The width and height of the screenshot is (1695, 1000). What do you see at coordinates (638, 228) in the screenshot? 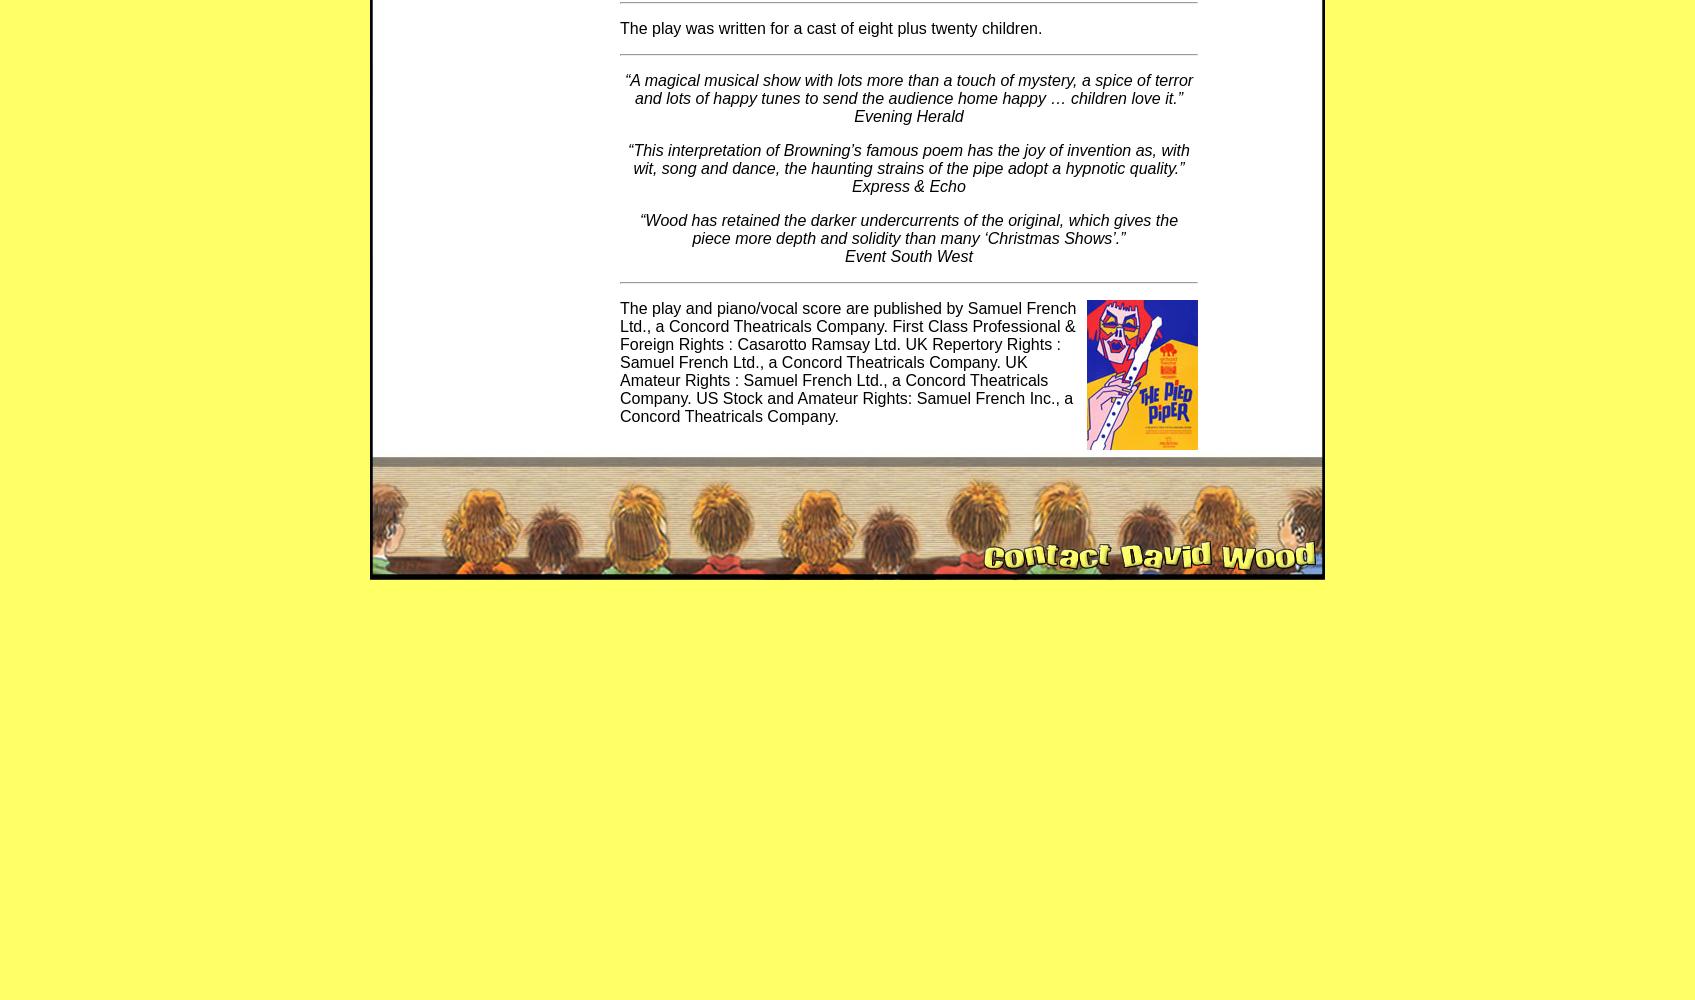
I see `'“Wood has retained the darker undercurrents of the original, which gives the piece more depth and solidity than many ‘Christmas Shows’.”'` at bounding box center [638, 228].